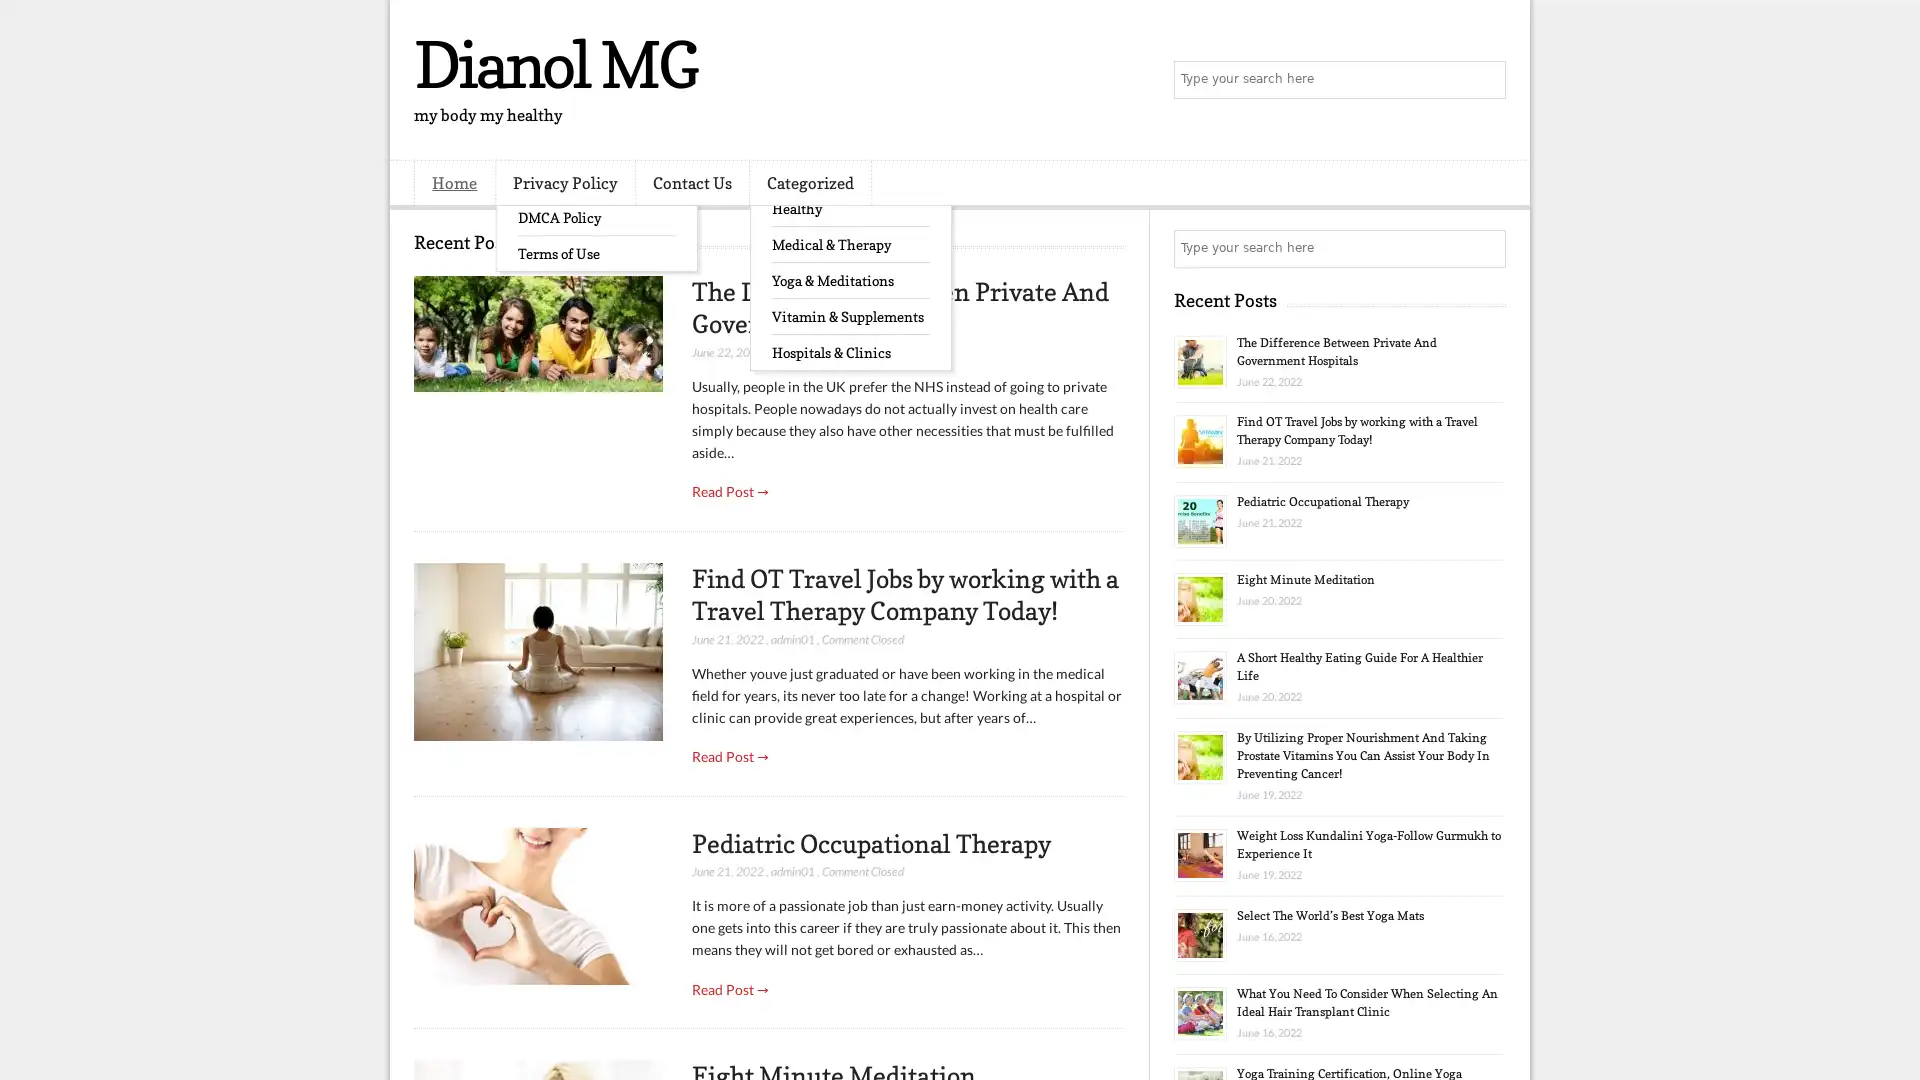  Describe the element at coordinates (1485, 80) in the screenshot. I see `Search` at that location.